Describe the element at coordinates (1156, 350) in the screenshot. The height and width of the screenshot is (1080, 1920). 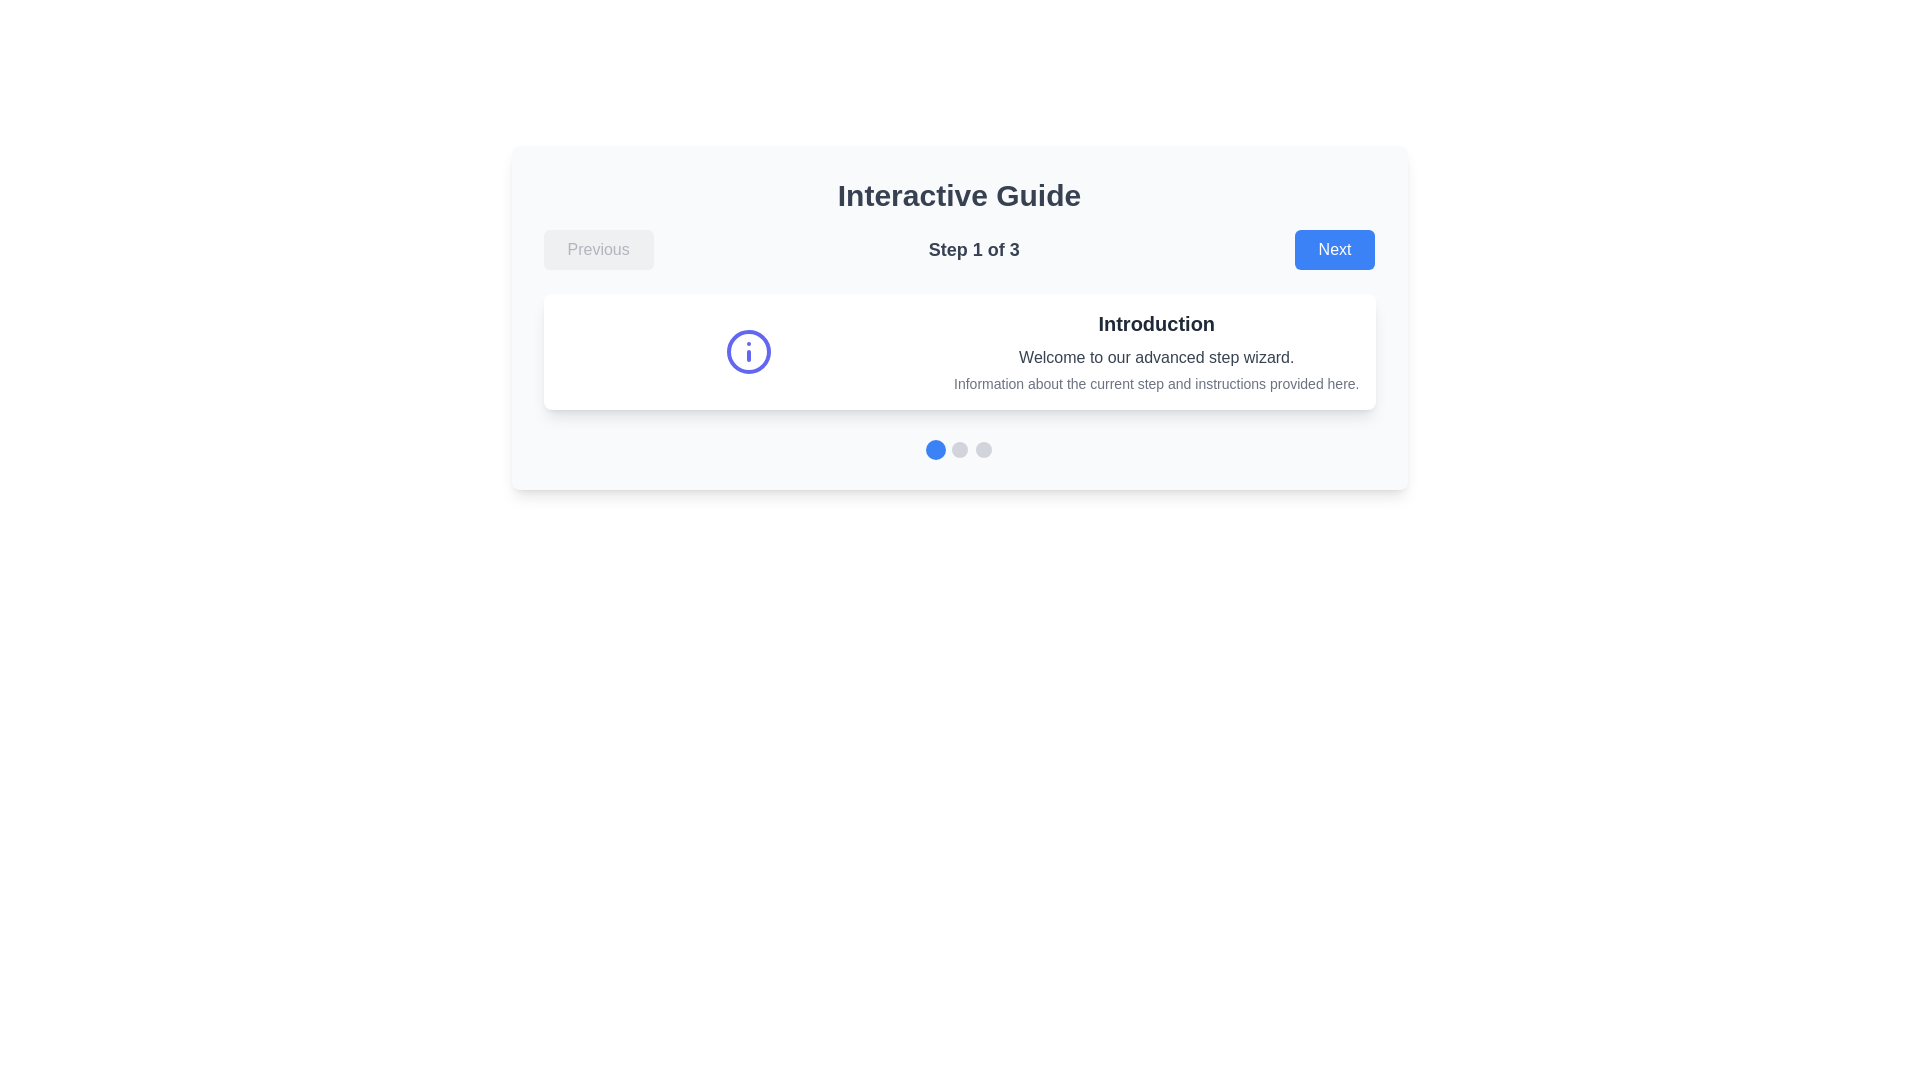
I see `Composite text block containing multiple typographic styles that provides context for the current step in the guide, located towards the center-right of the white card interface` at that location.